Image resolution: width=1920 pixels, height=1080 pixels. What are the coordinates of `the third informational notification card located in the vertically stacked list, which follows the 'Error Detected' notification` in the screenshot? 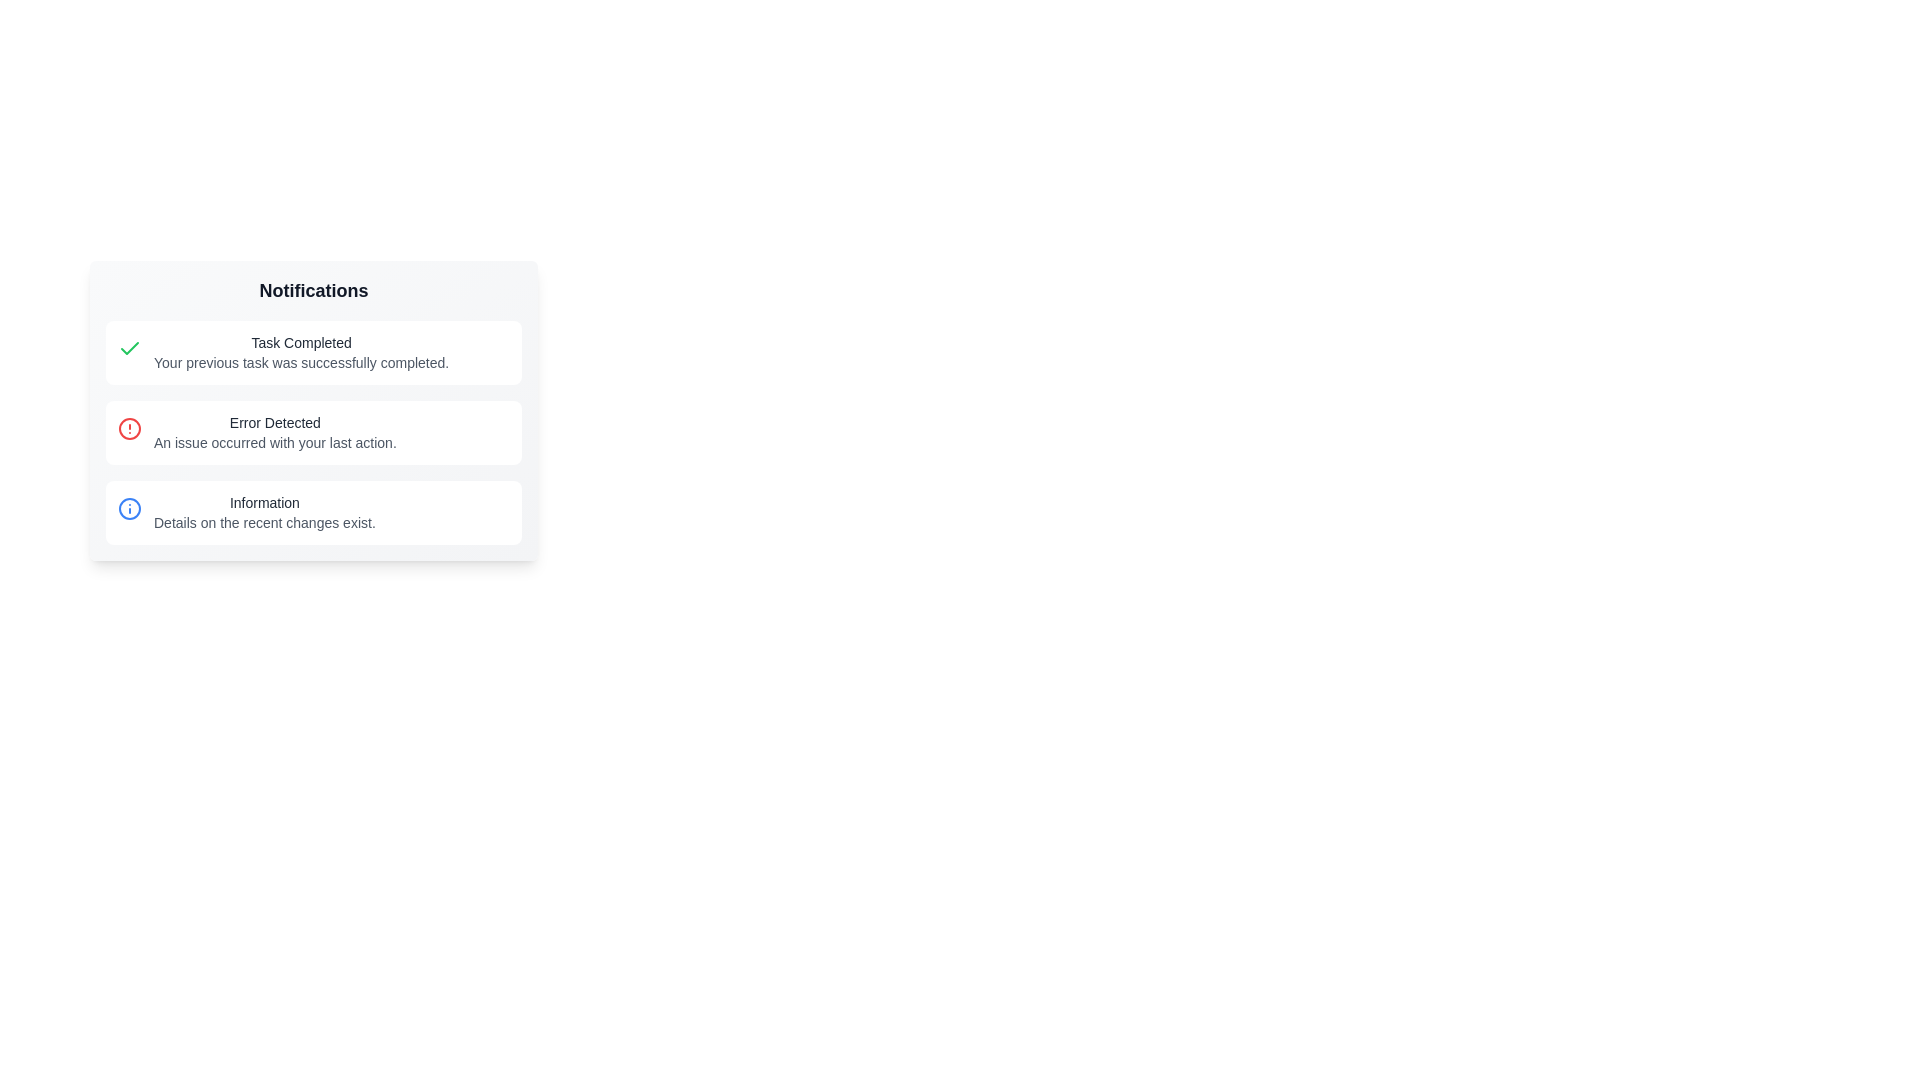 It's located at (312, 512).